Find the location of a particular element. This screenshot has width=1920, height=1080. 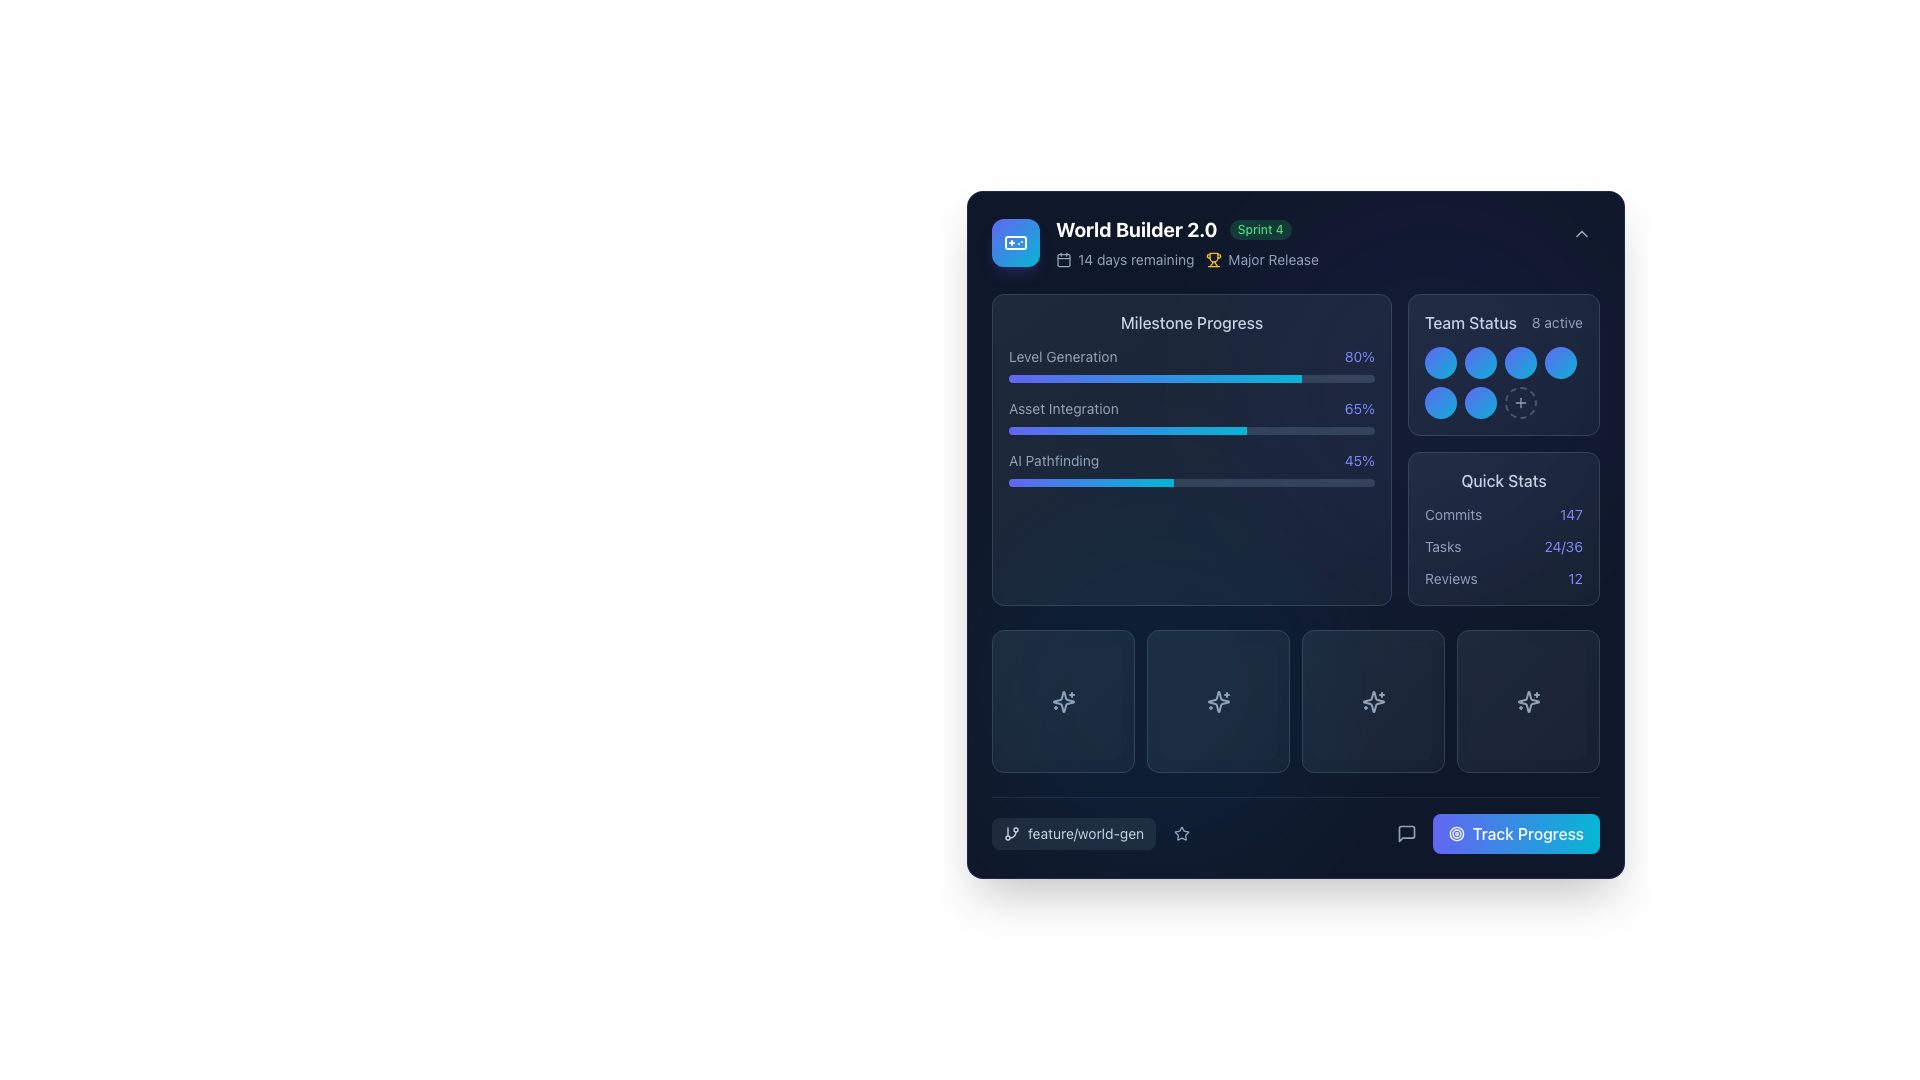

the fifth circle in the 'Team Status' area, which serves as a status indicator for team members or activities is located at coordinates (1440, 402).